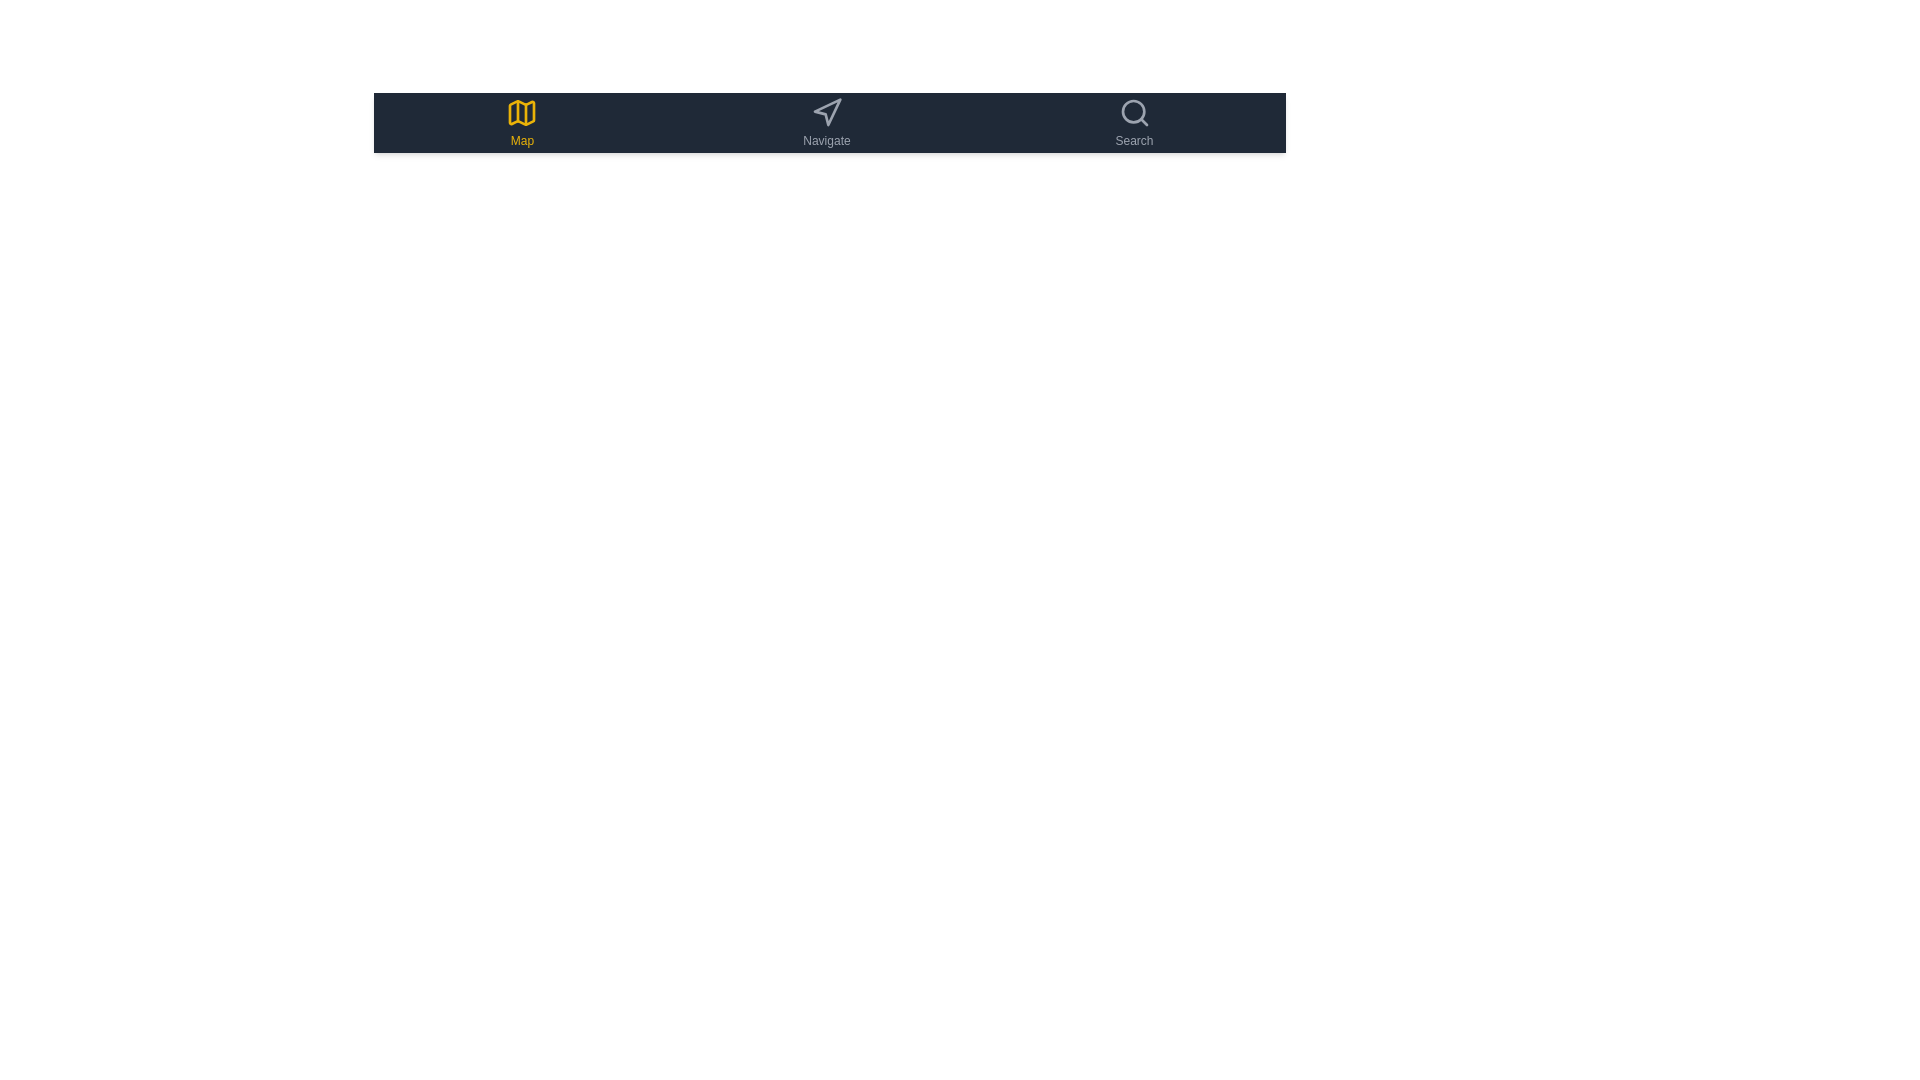 Image resolution: width=1920 pixels, height=1080 pixels. What do you see at coordinates (1133, 123) in the screenshot?
I see `the 'Search' navigation button located at the rightmost position in the horizontal navigation bar` at bounding box center [1133, 123].